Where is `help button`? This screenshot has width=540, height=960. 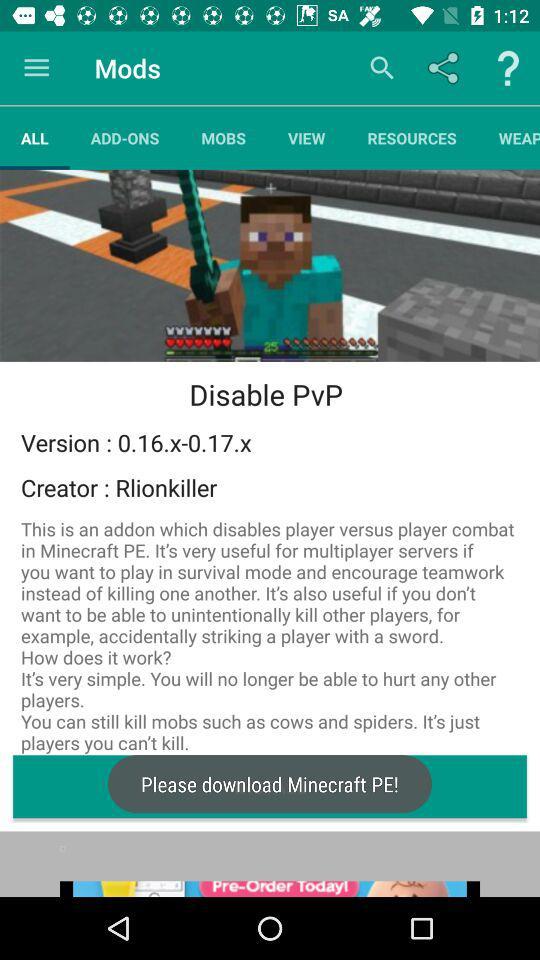 help button is located at coordinates (508, 68).